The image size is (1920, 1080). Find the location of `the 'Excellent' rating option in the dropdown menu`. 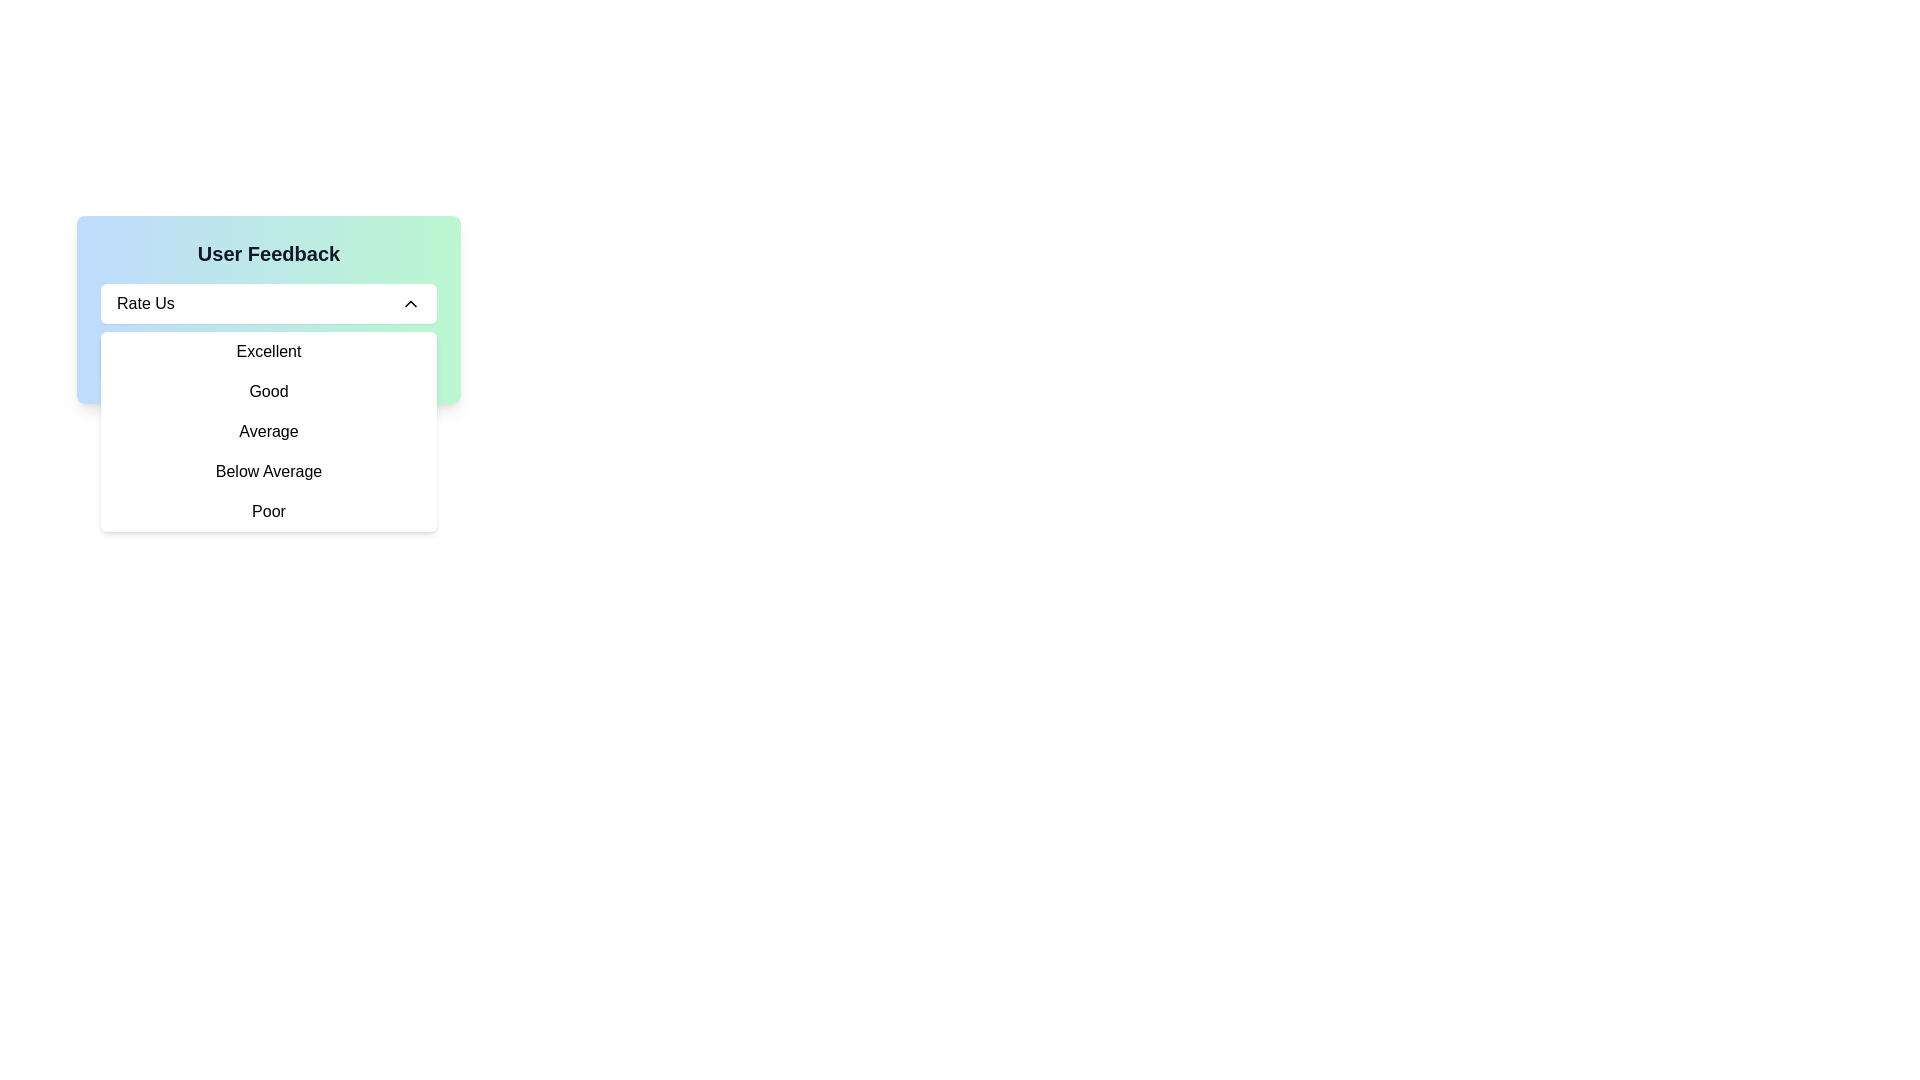

the 'Excellent' rating option in the dropdown menu is located at coordinates (267, 350).